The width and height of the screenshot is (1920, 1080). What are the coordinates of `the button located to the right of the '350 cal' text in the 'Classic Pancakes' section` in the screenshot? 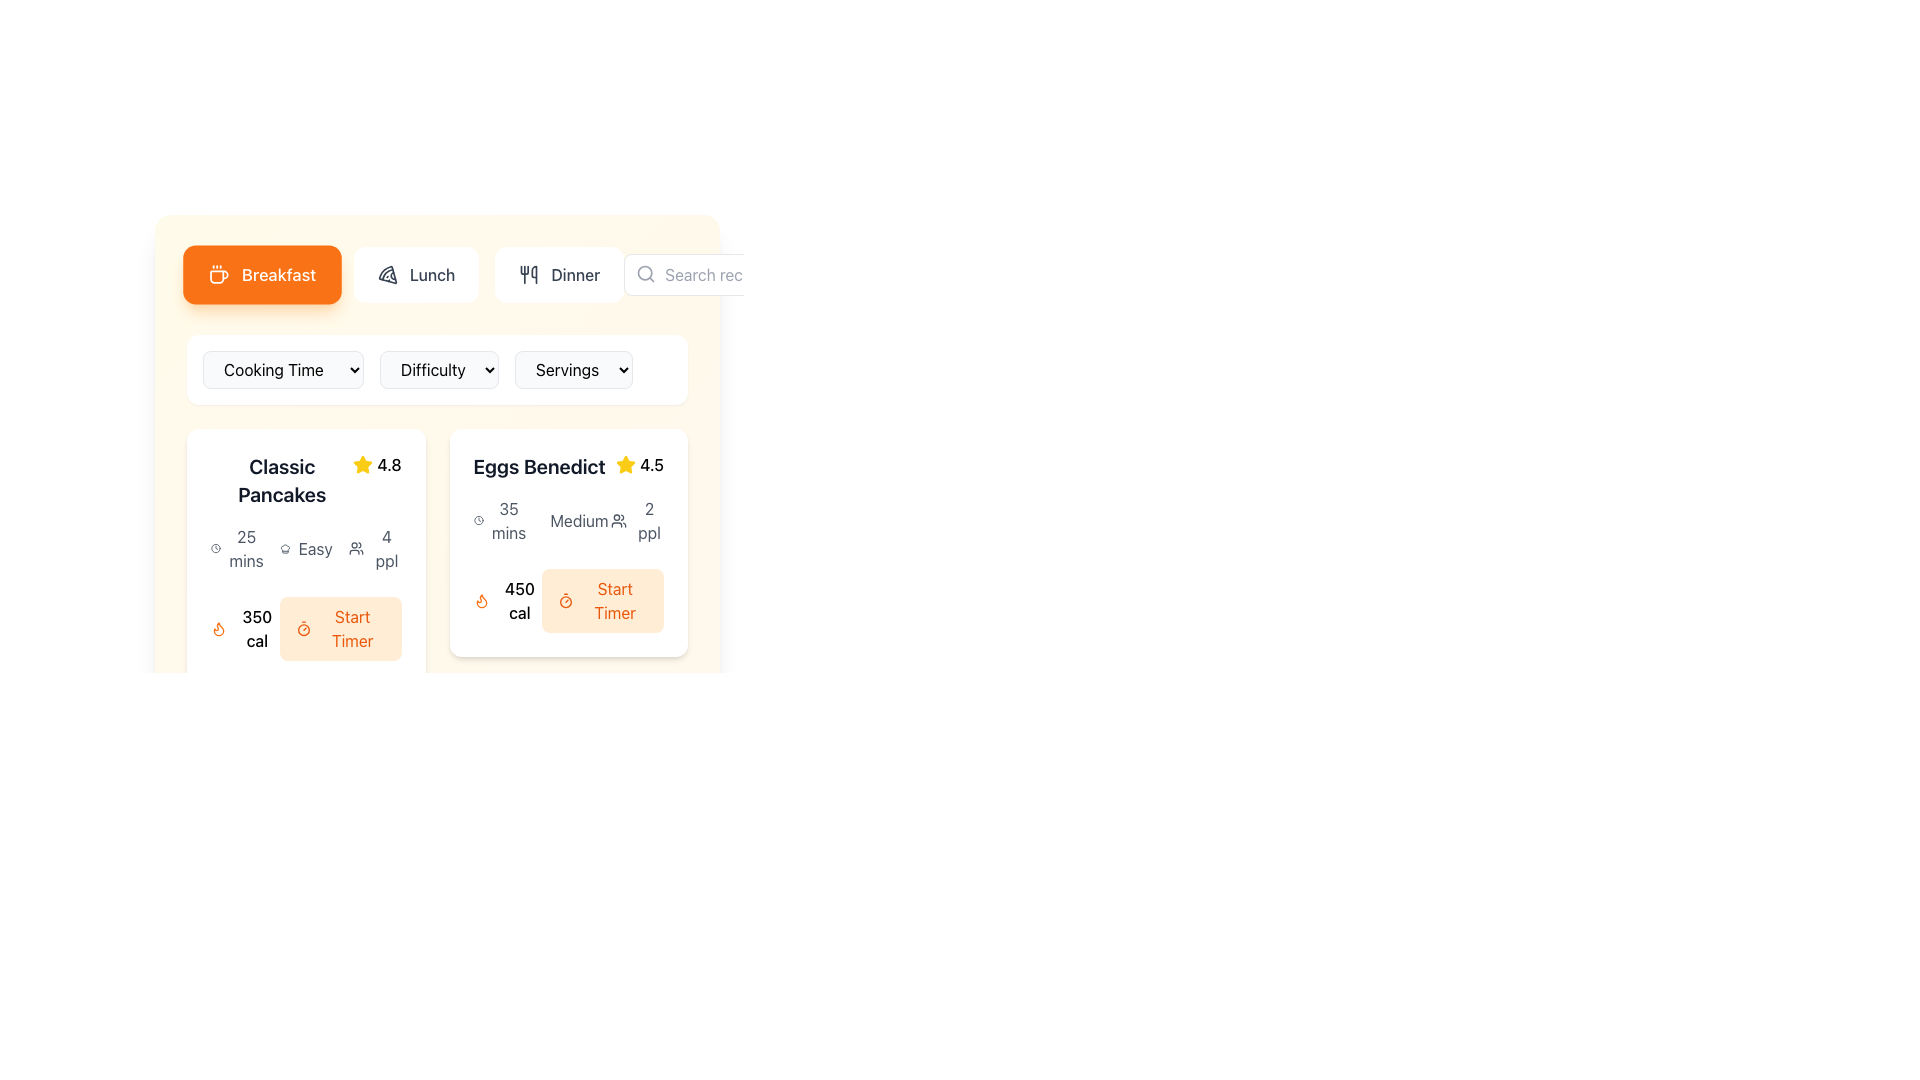 It's located at (340, 627).